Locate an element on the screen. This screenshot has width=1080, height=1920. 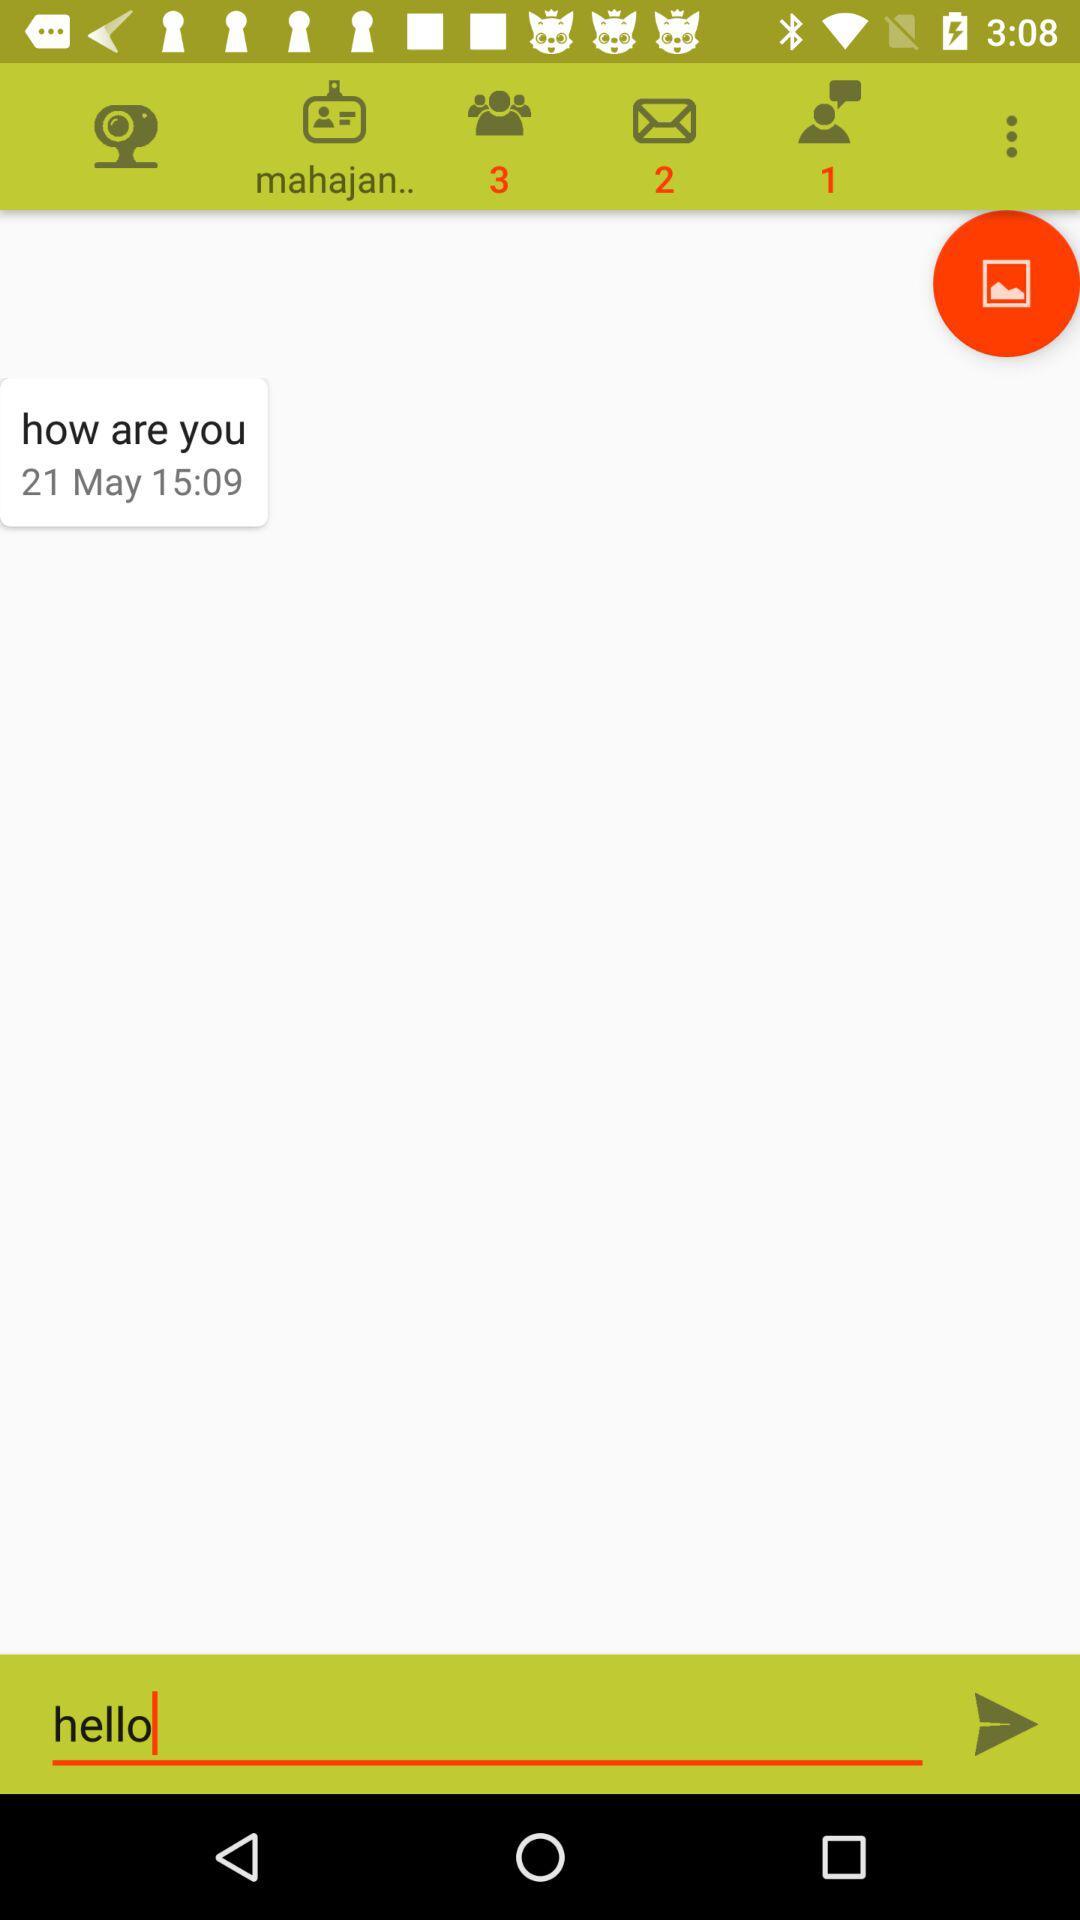
image is located at coordinates (1006, 282).